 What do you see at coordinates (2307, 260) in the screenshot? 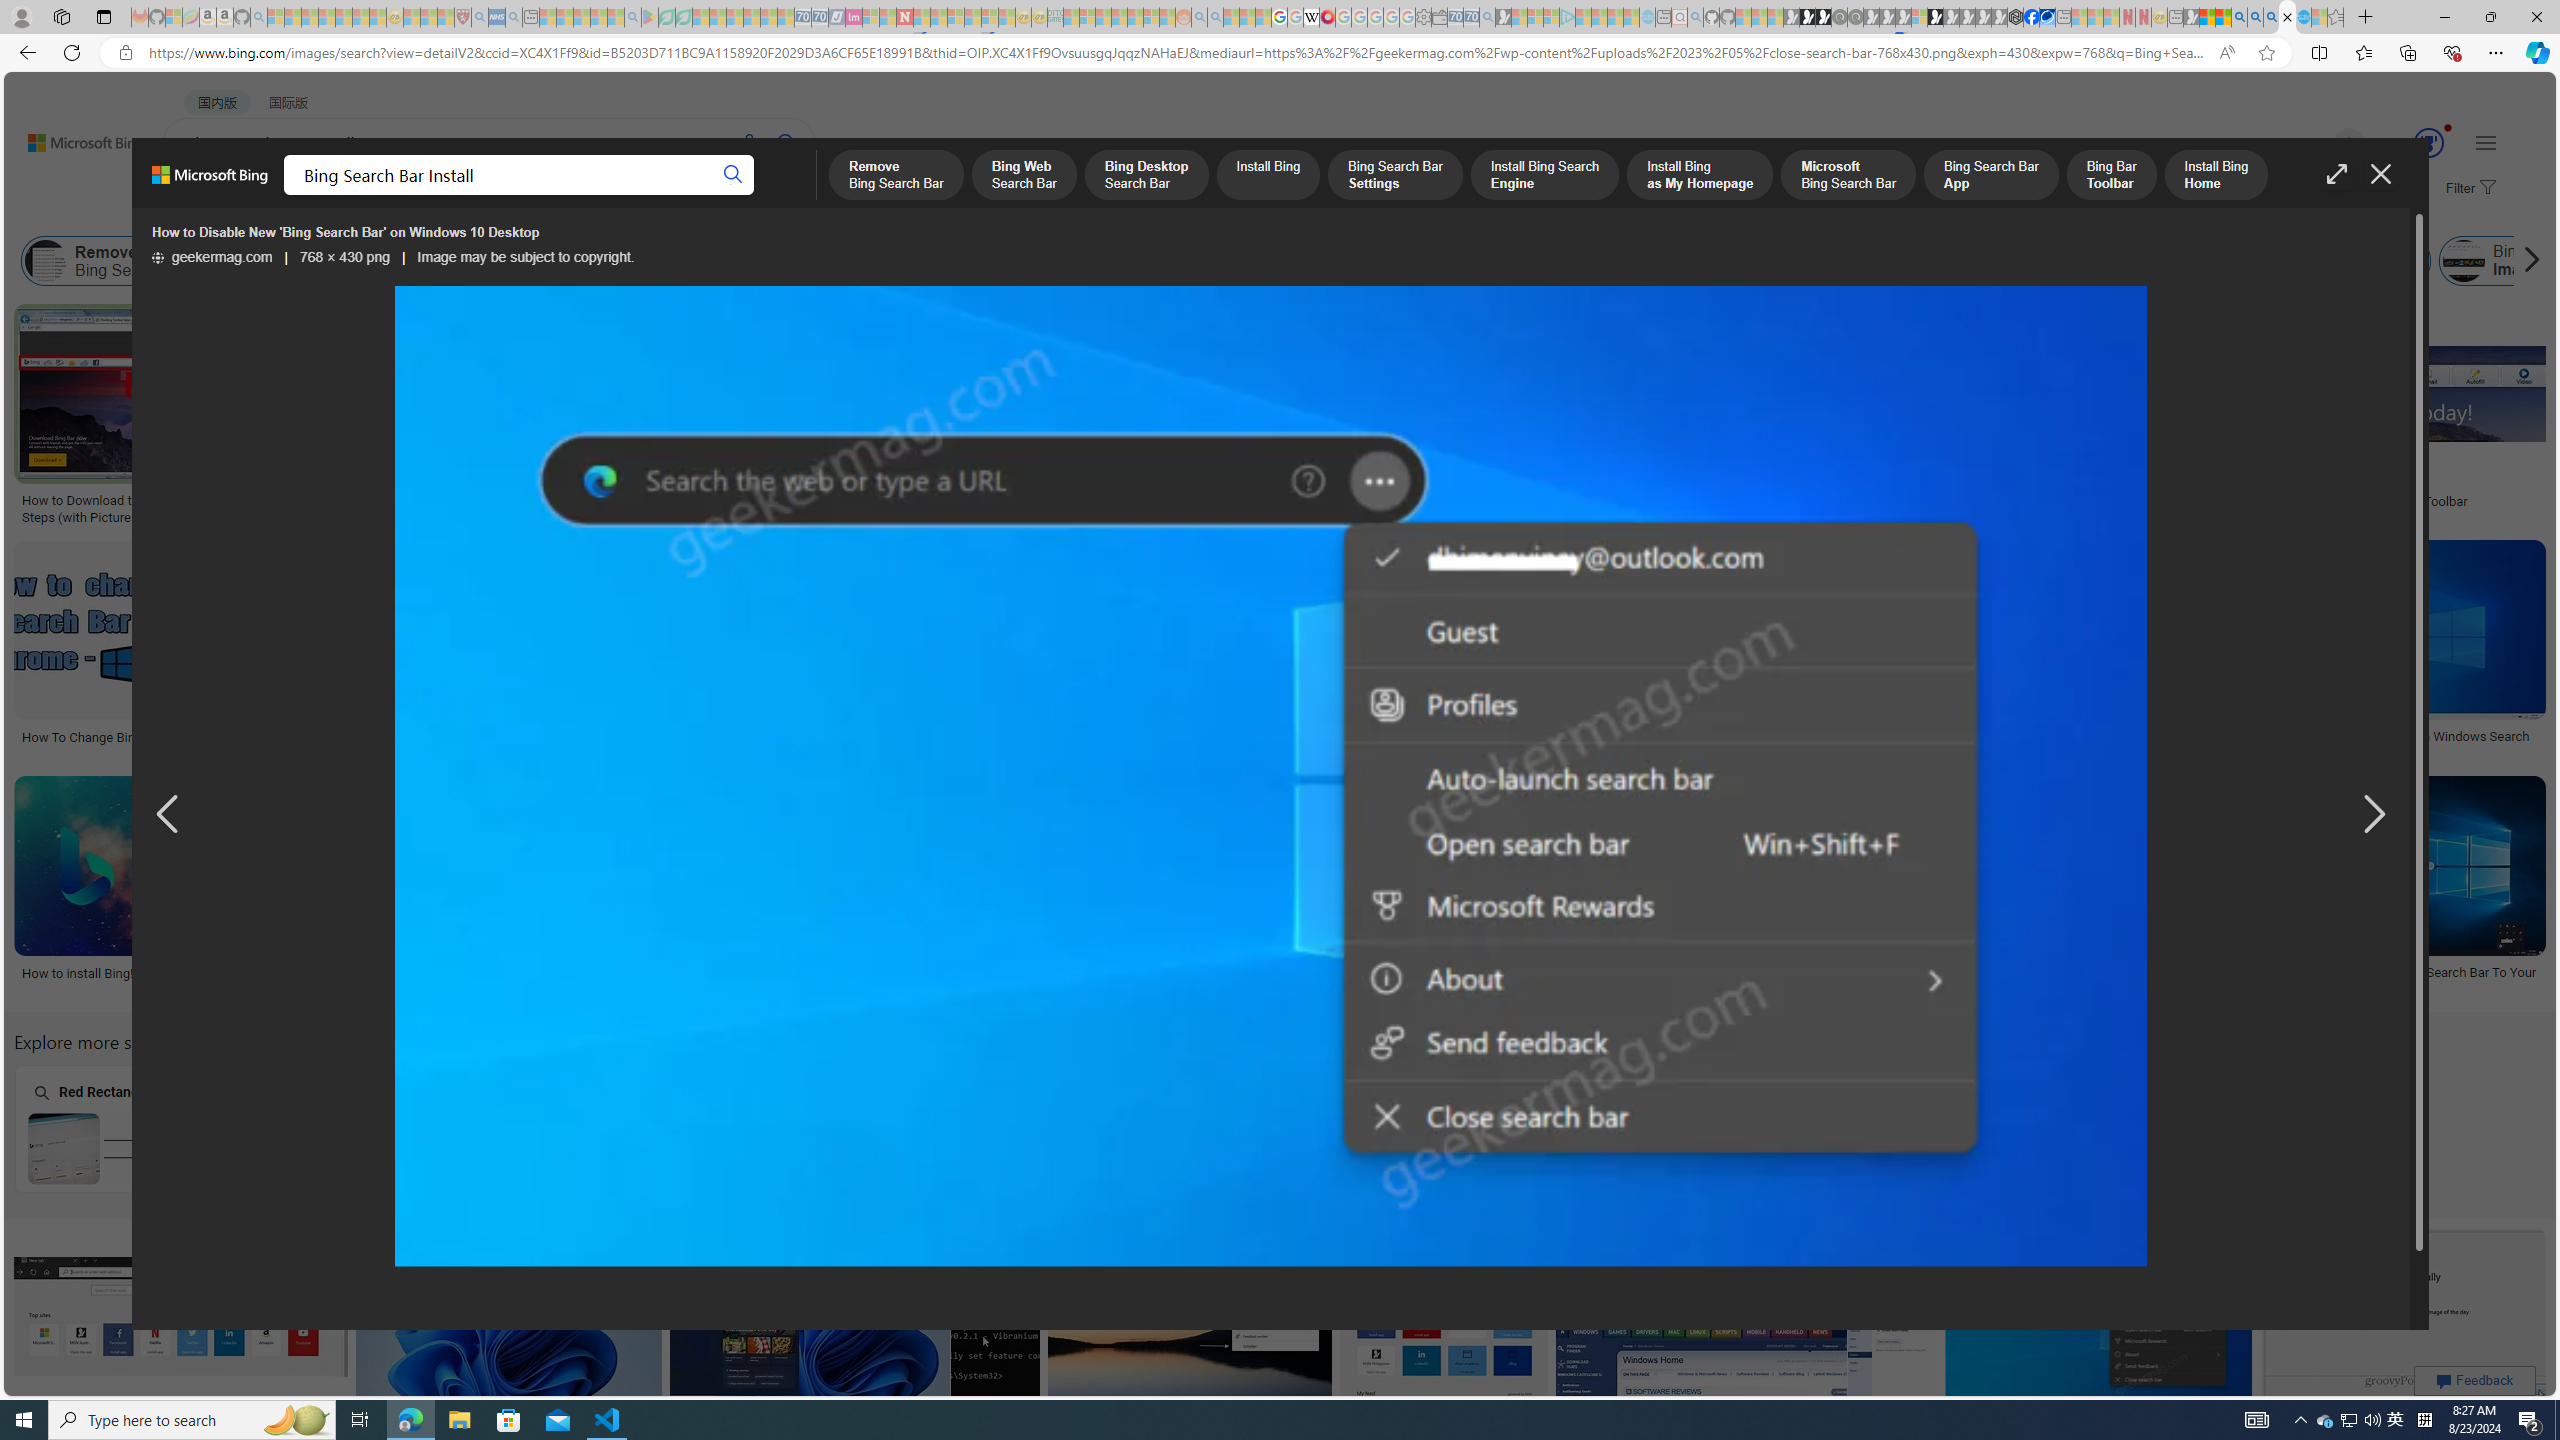
I see `'Bing Menu Bar'` at bounding box center [2307, 260].